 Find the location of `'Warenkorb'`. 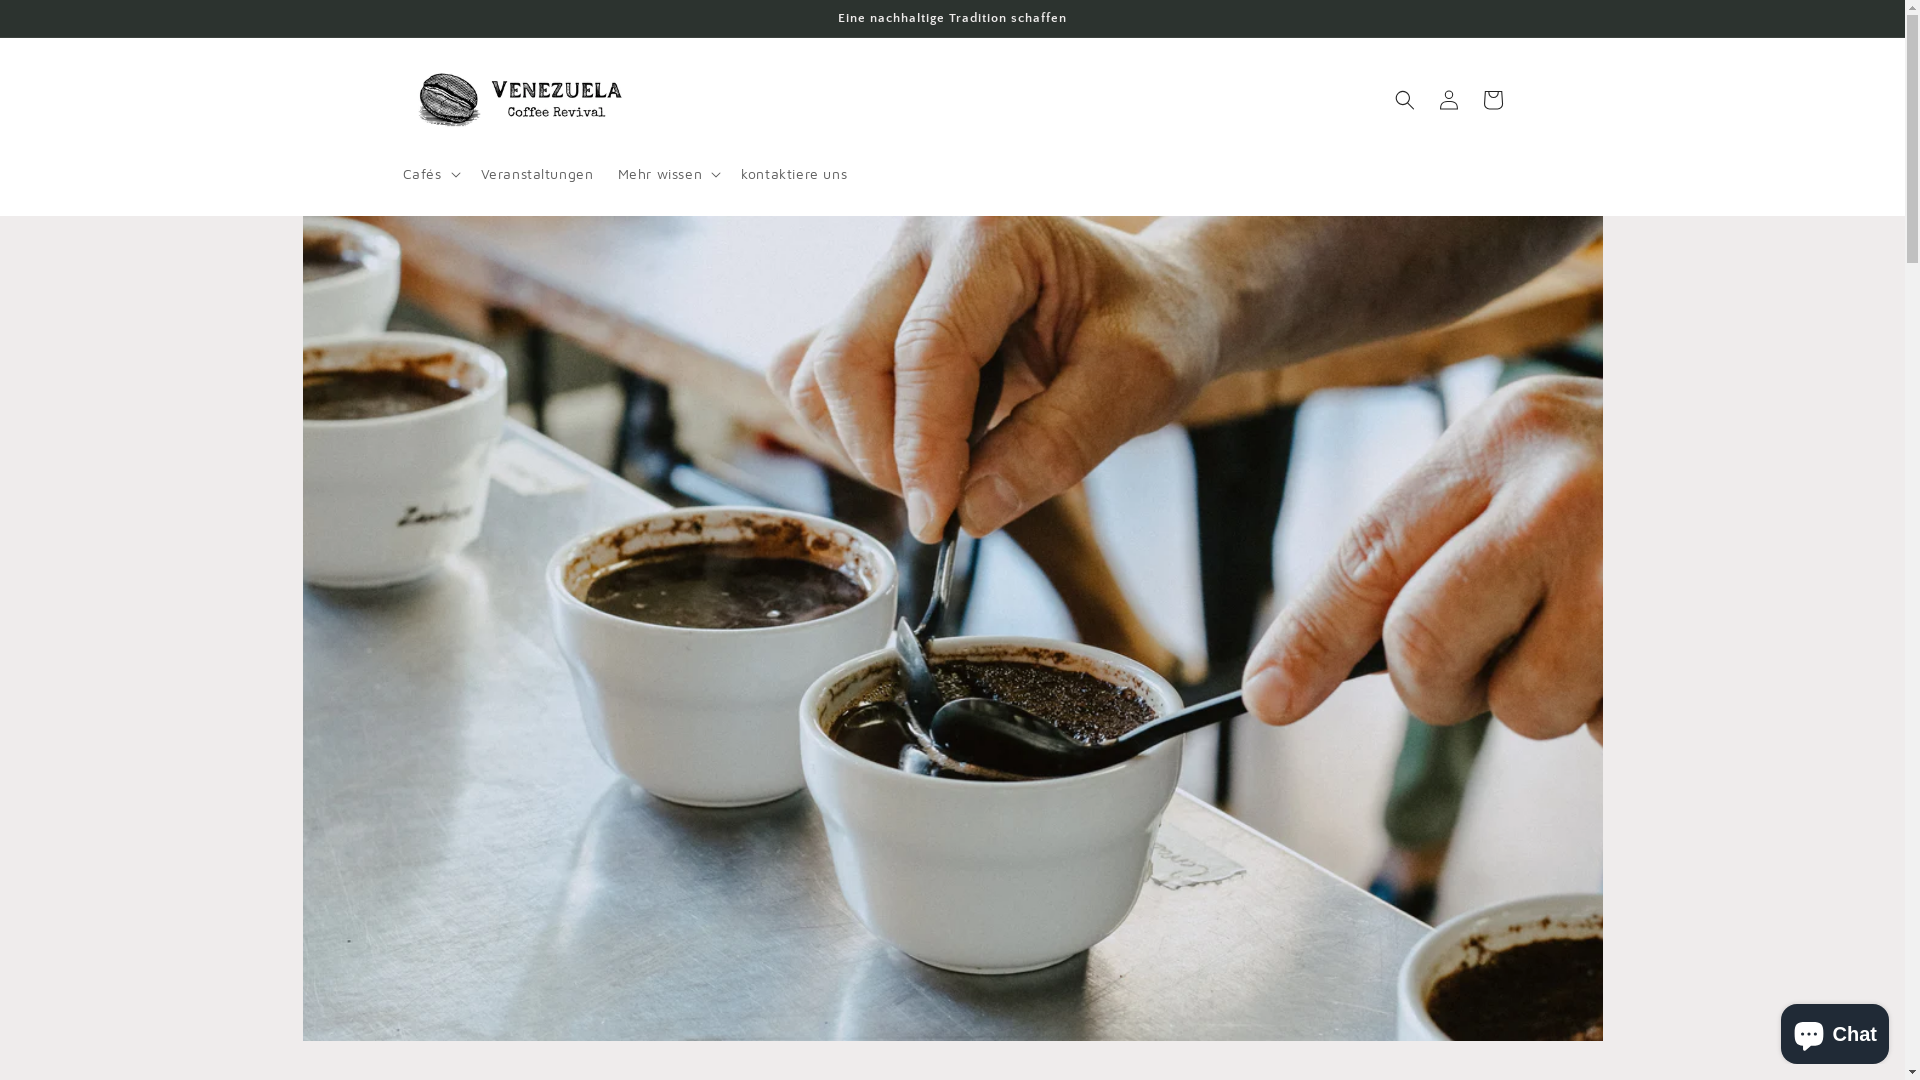

'Warenkorb' is located at coordinates (1492, 100).